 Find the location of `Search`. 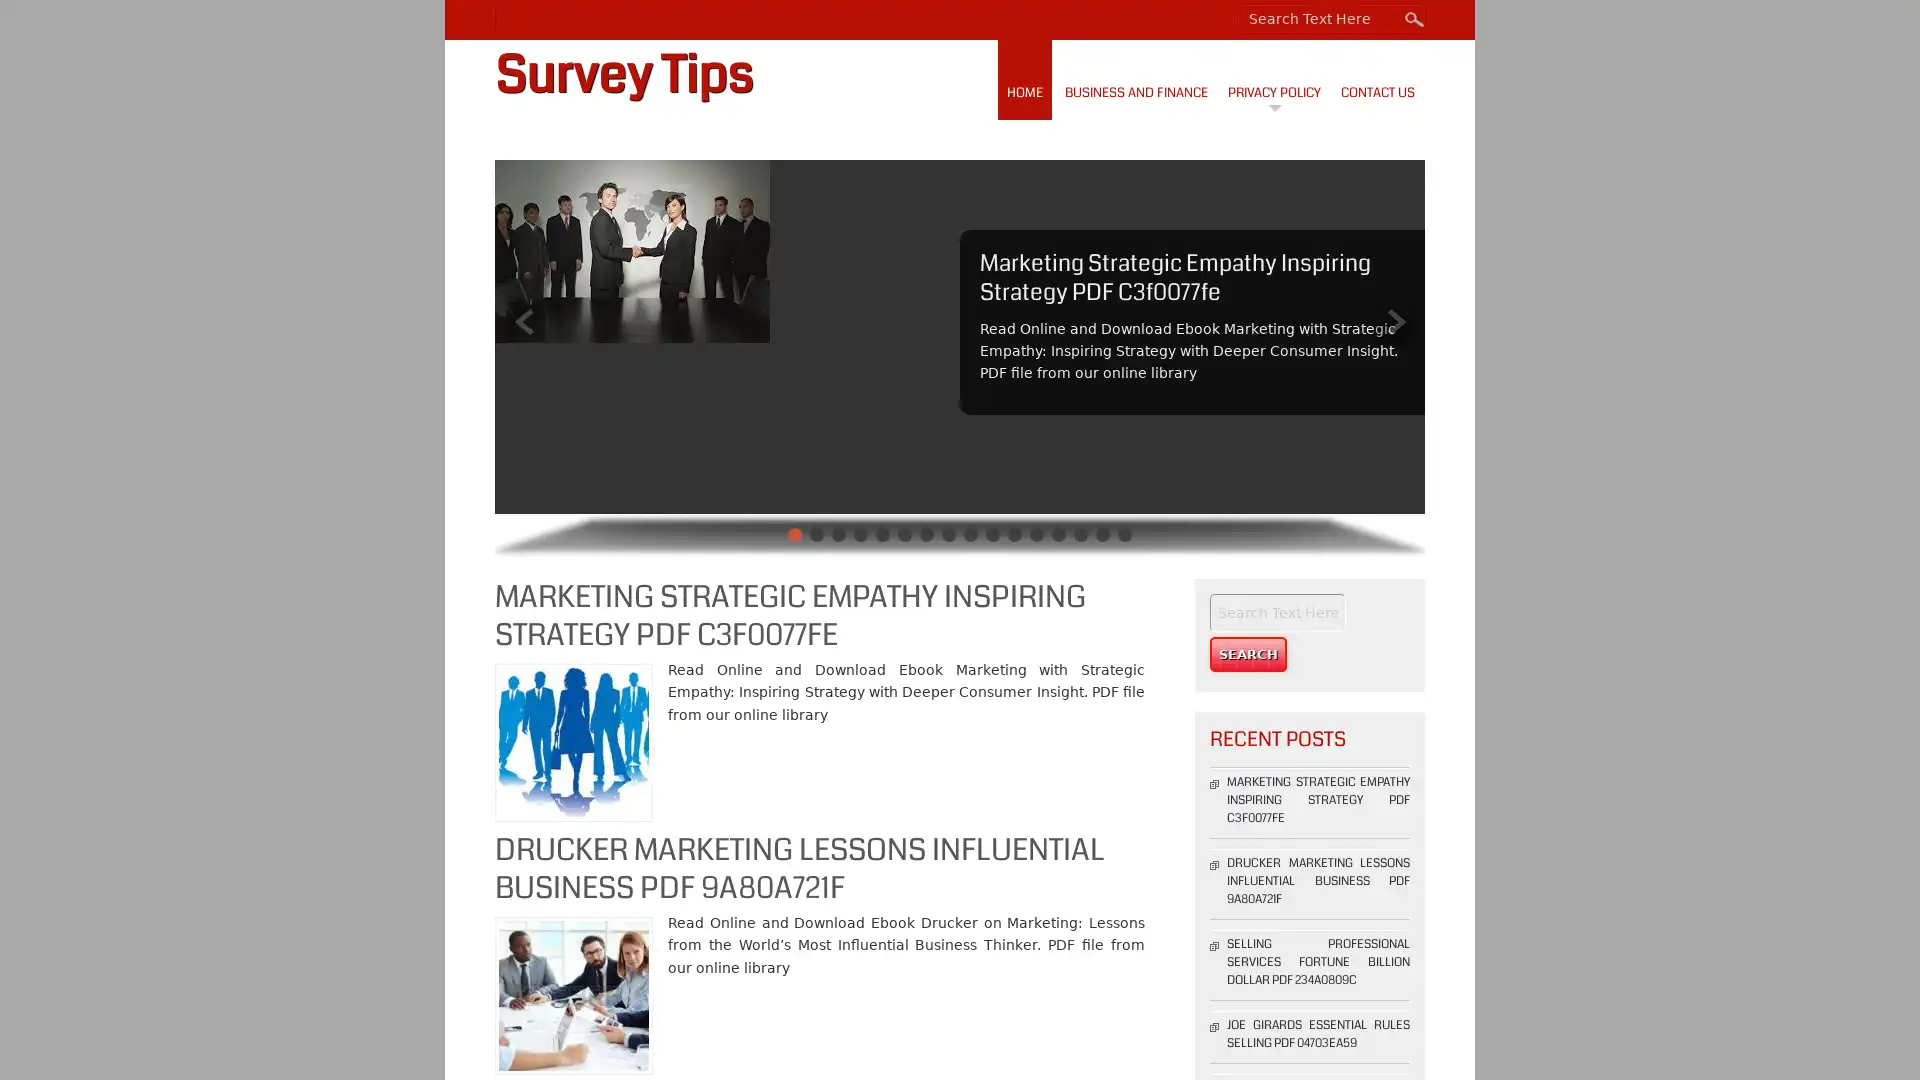

Search is located at coordinates (1247, 654).